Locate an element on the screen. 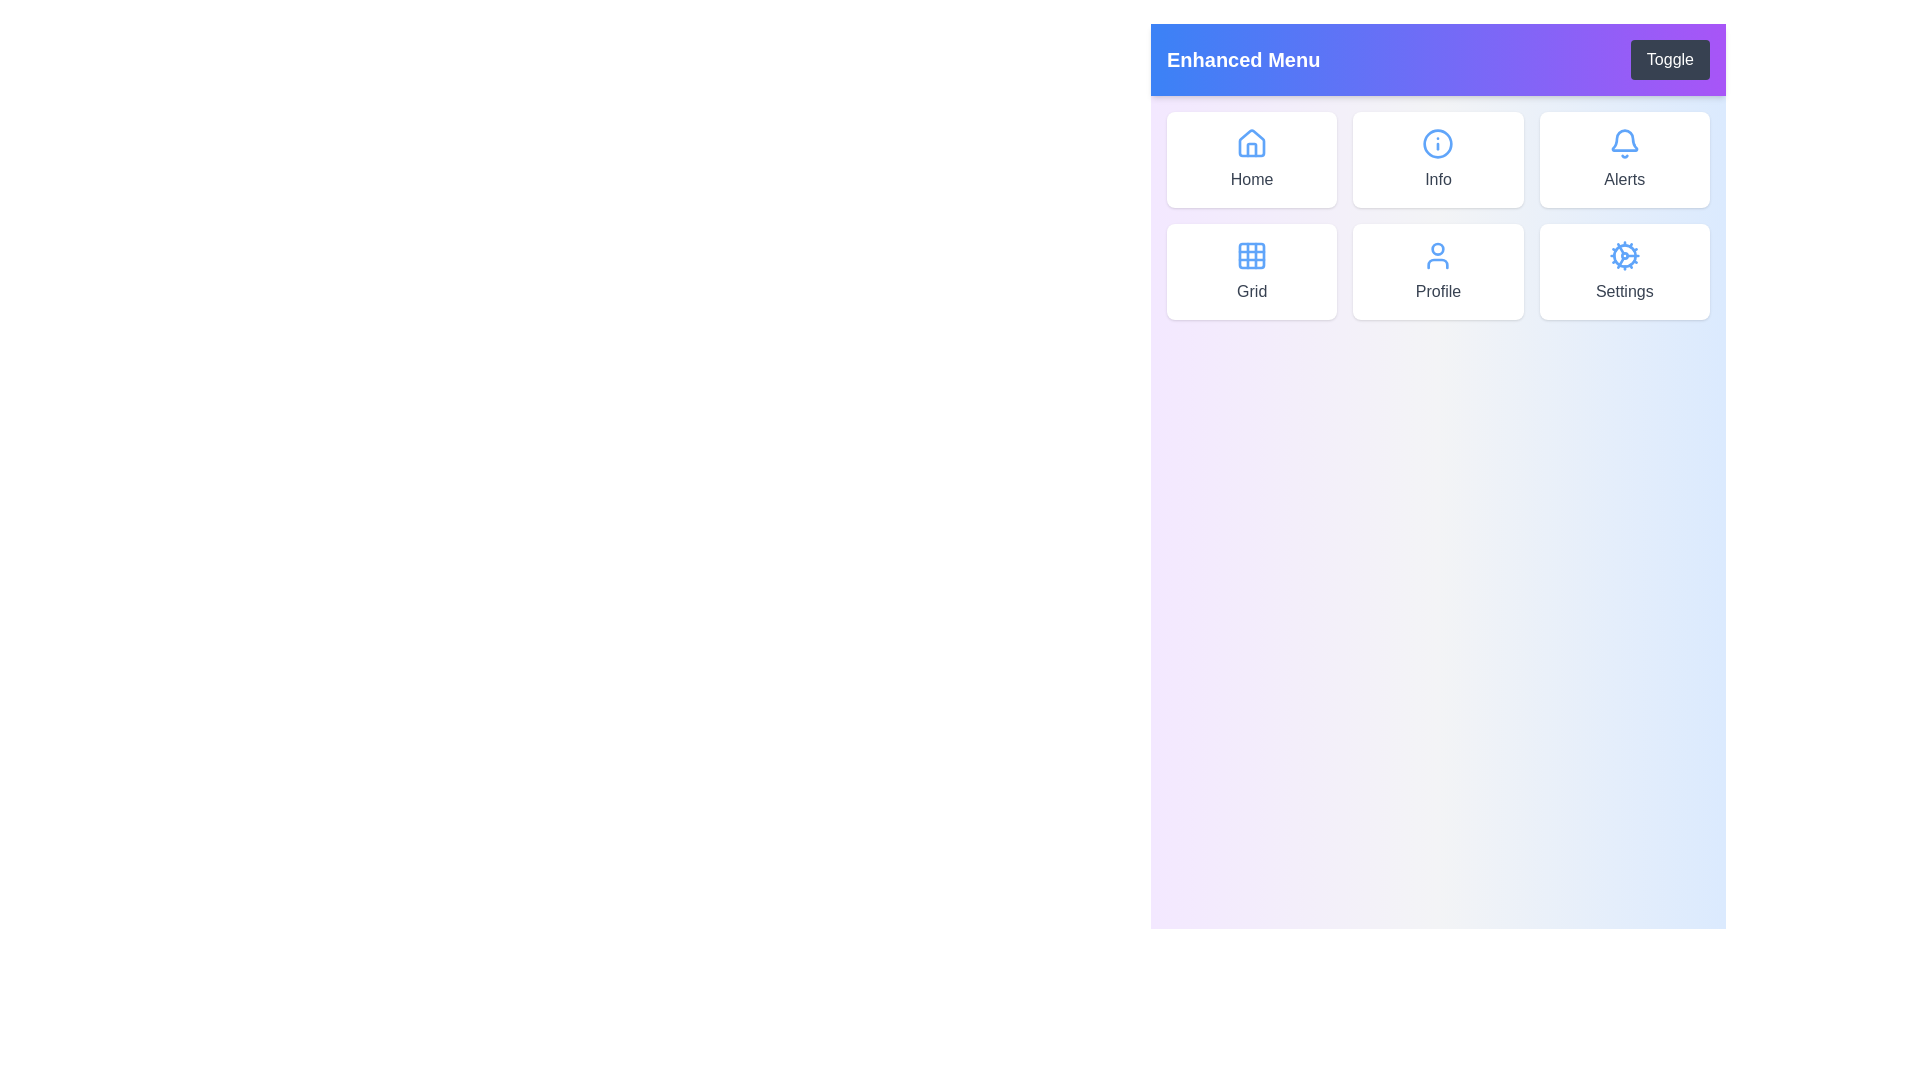 The image size is (1920, 1080). the menu item labeled Alerts is located at coordinates (1623, 158).